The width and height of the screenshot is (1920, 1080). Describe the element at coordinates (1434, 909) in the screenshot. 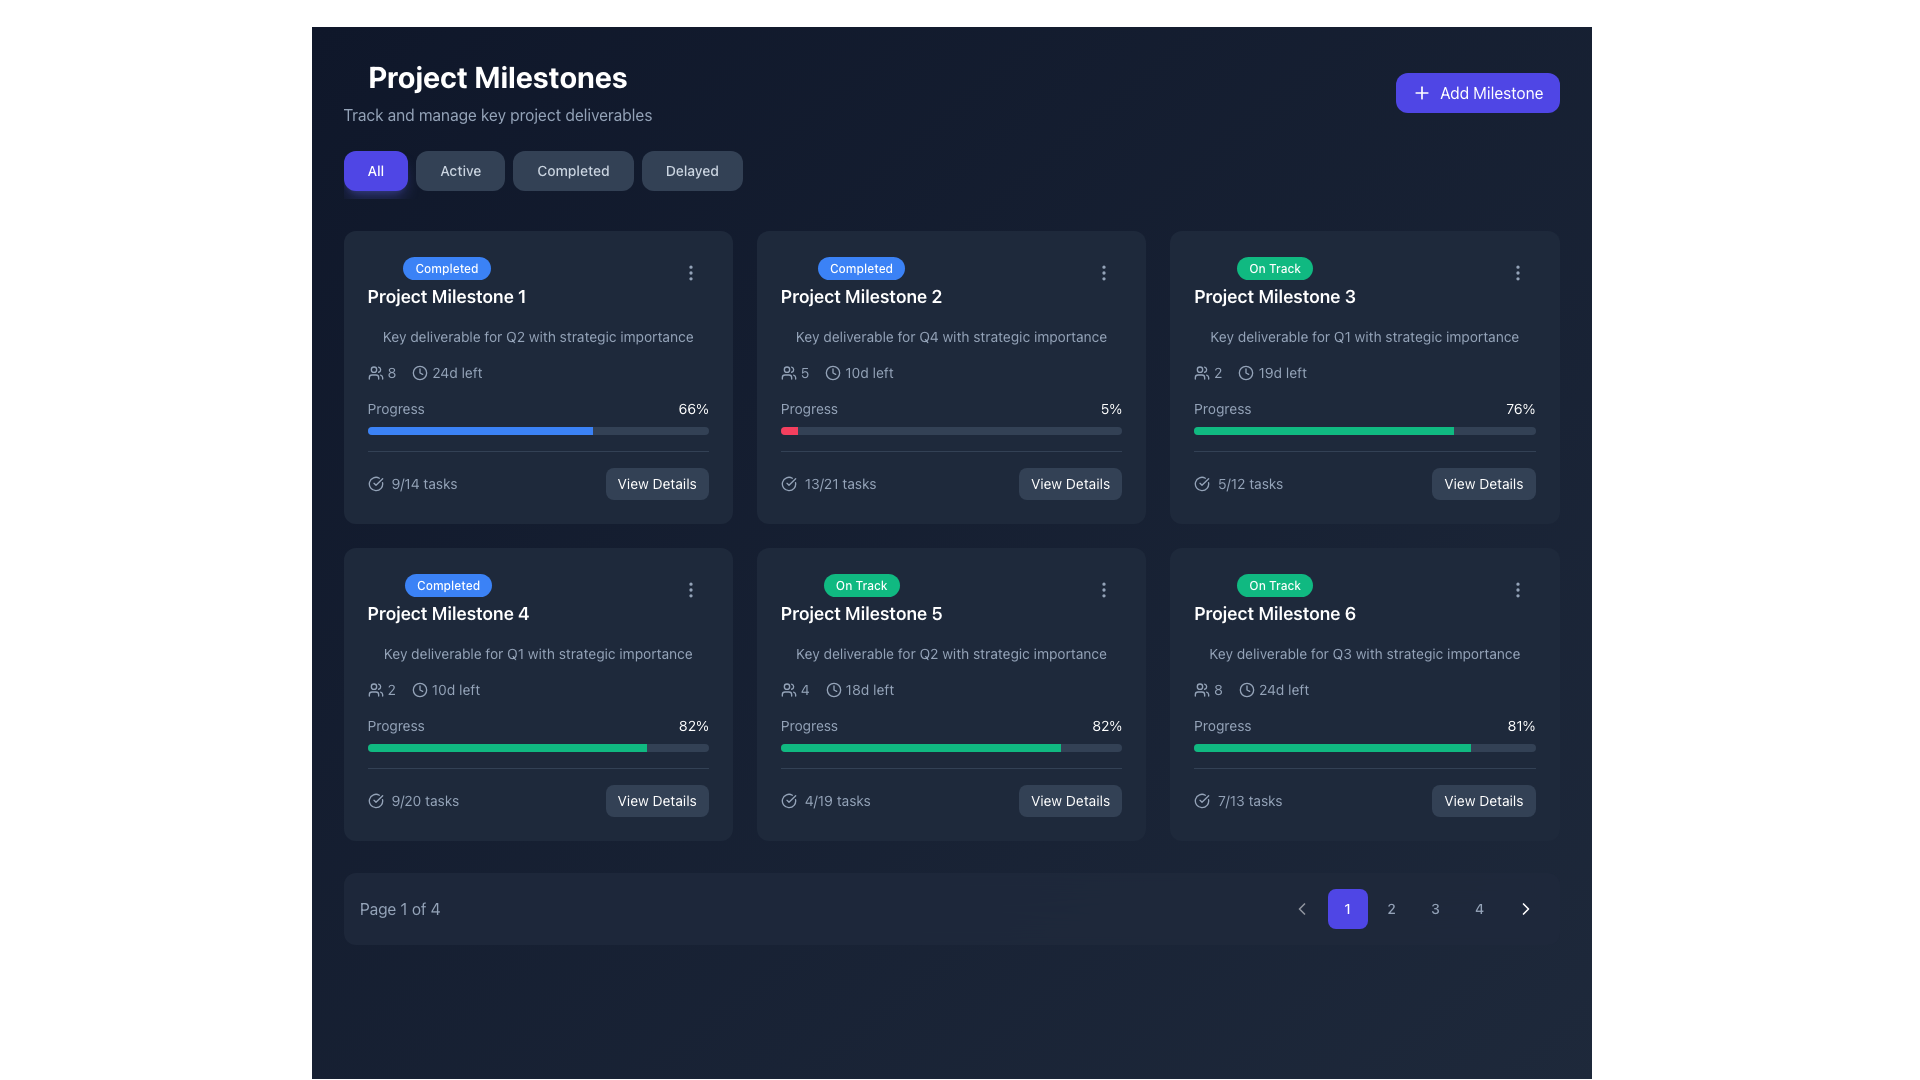

I see `the button labeled '3' in the pagination control` at that location.